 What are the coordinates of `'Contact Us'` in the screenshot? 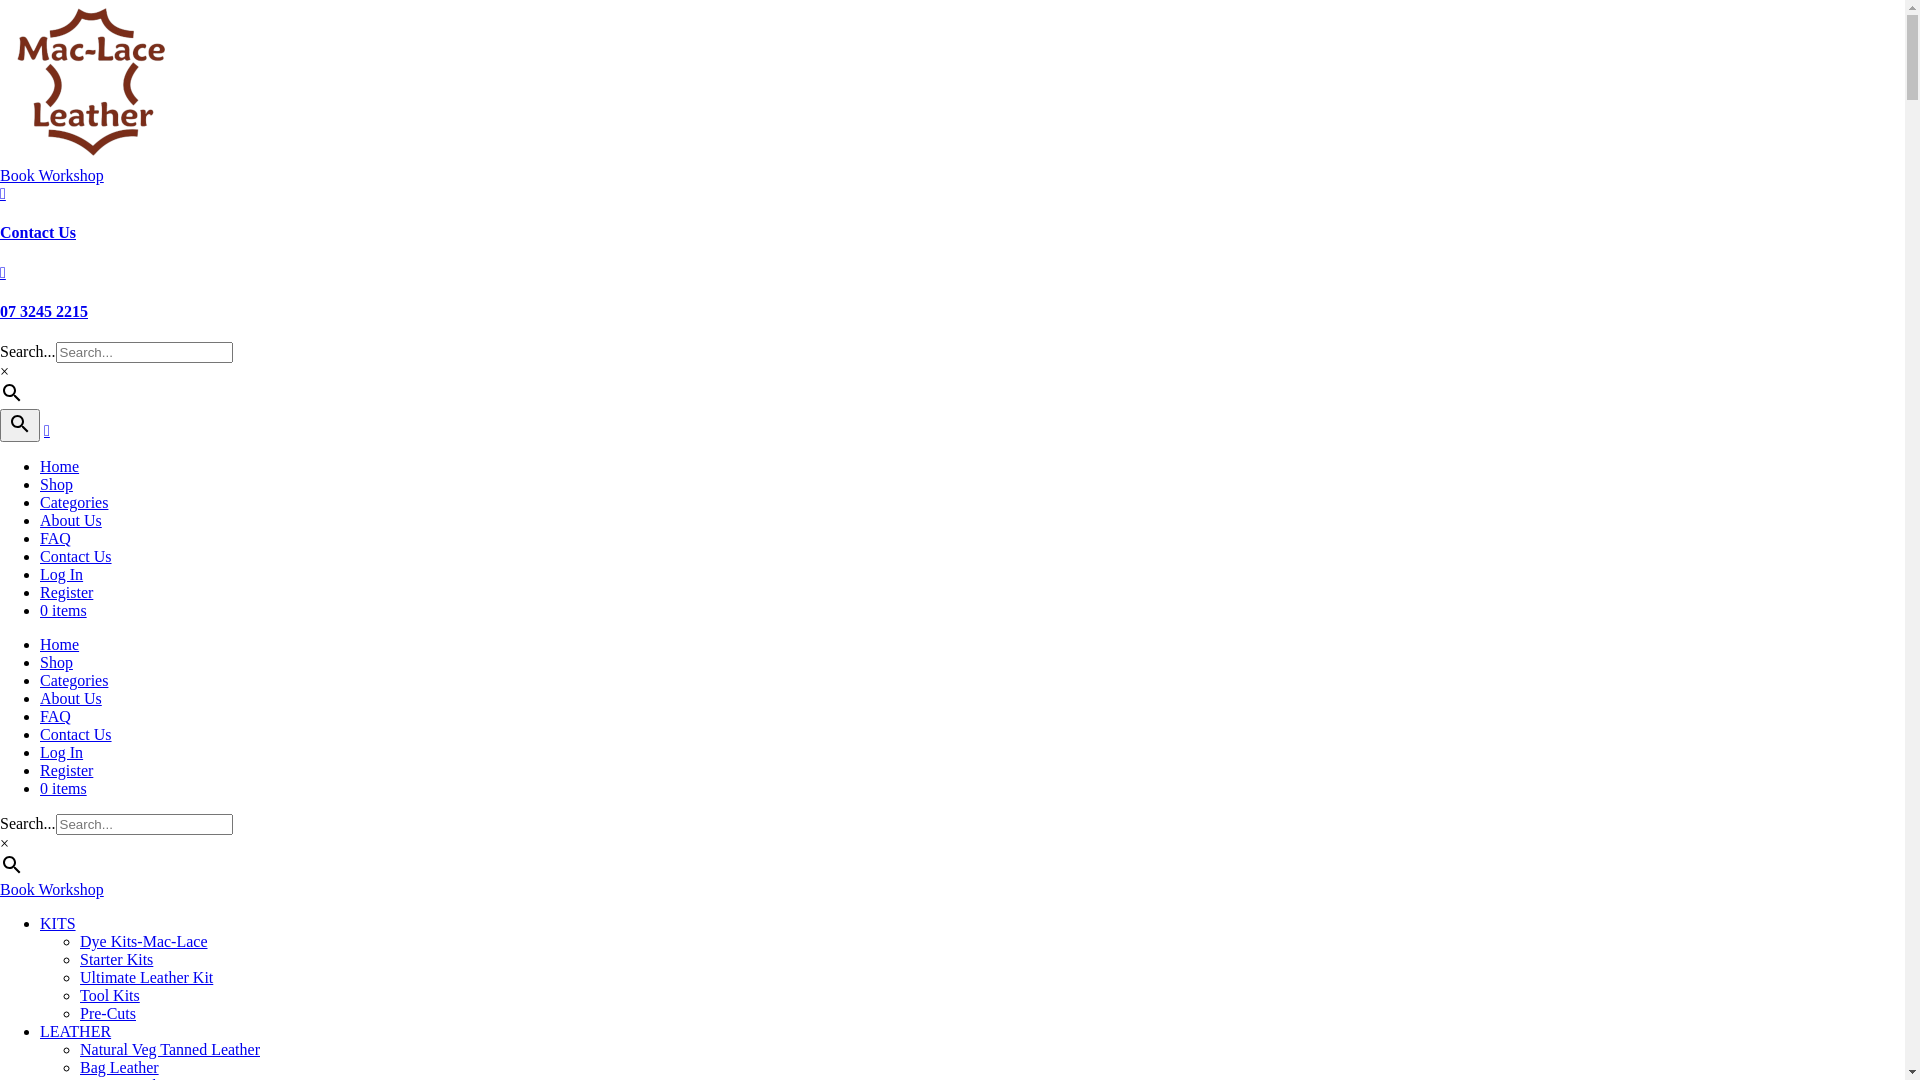 It's located at (76, 556).